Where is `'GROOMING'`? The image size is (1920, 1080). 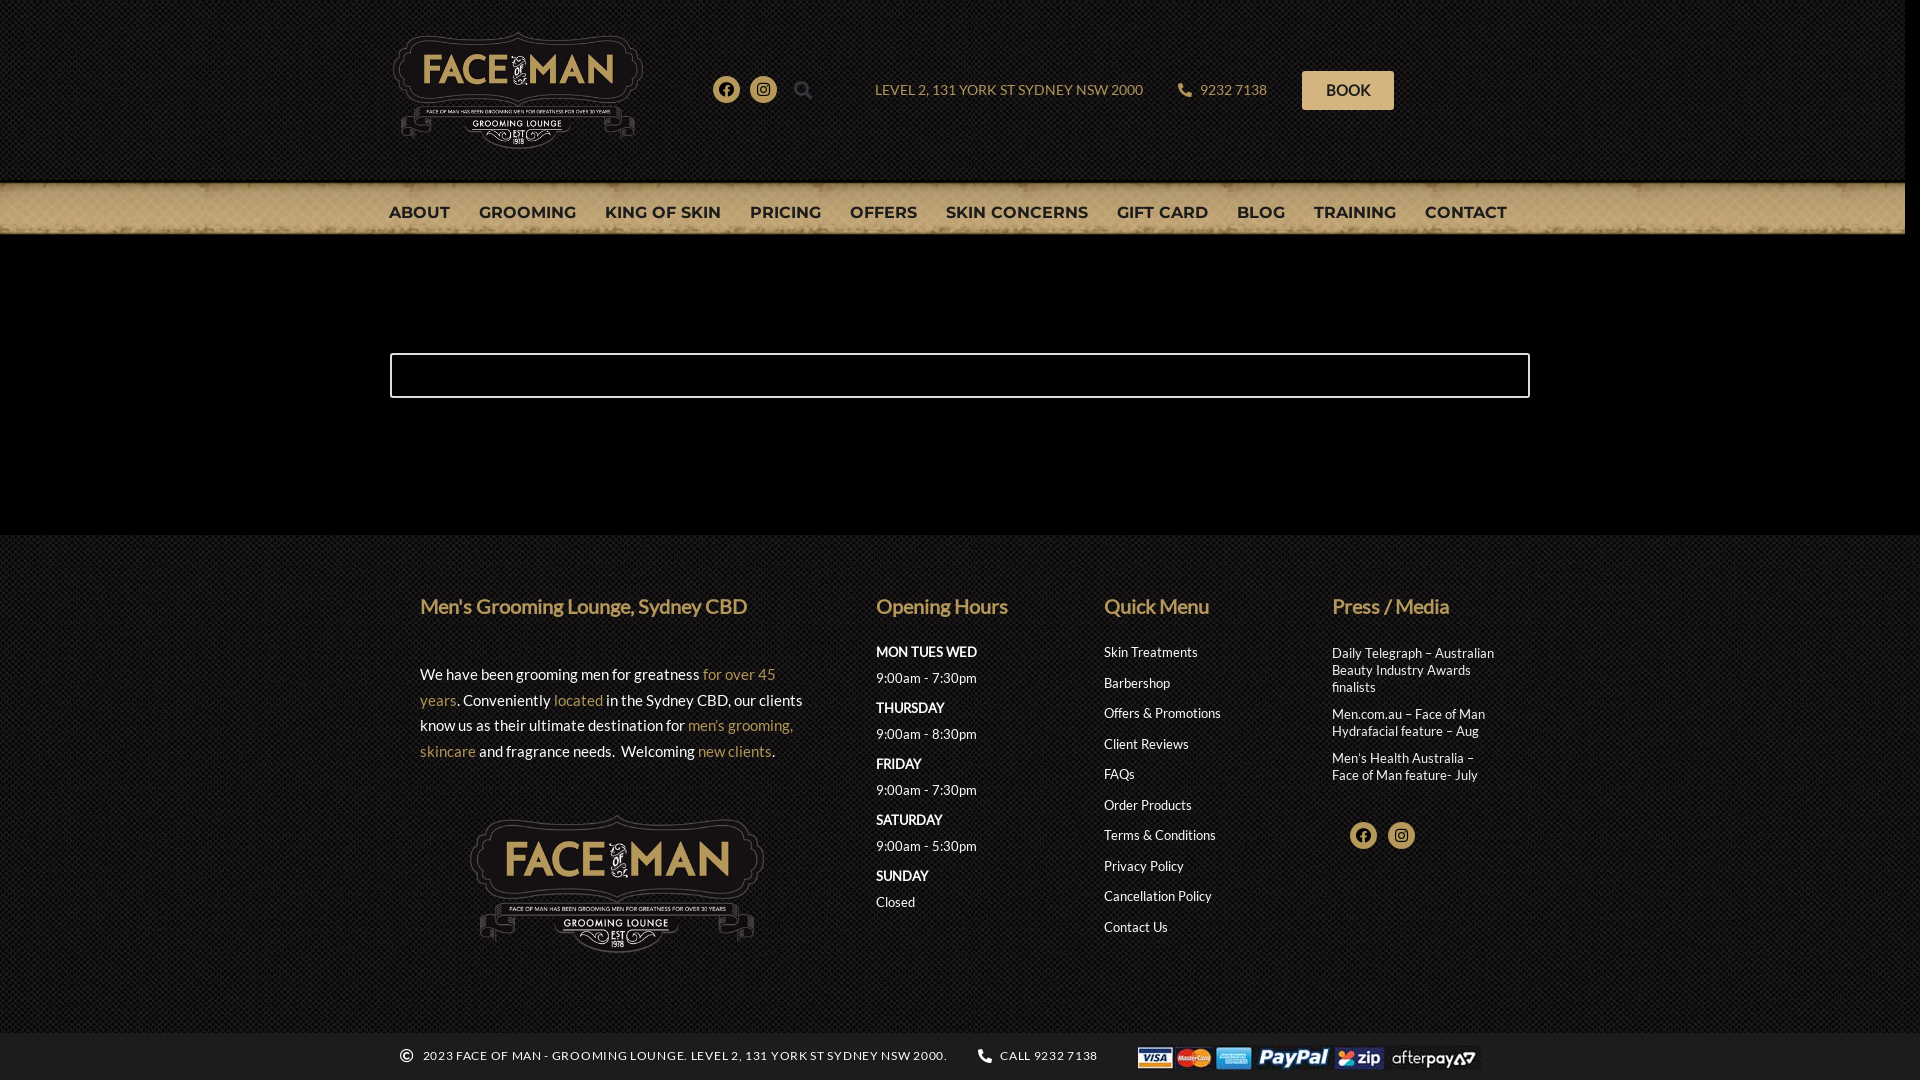 'GROOMING' is located at coordinates (526, 212).